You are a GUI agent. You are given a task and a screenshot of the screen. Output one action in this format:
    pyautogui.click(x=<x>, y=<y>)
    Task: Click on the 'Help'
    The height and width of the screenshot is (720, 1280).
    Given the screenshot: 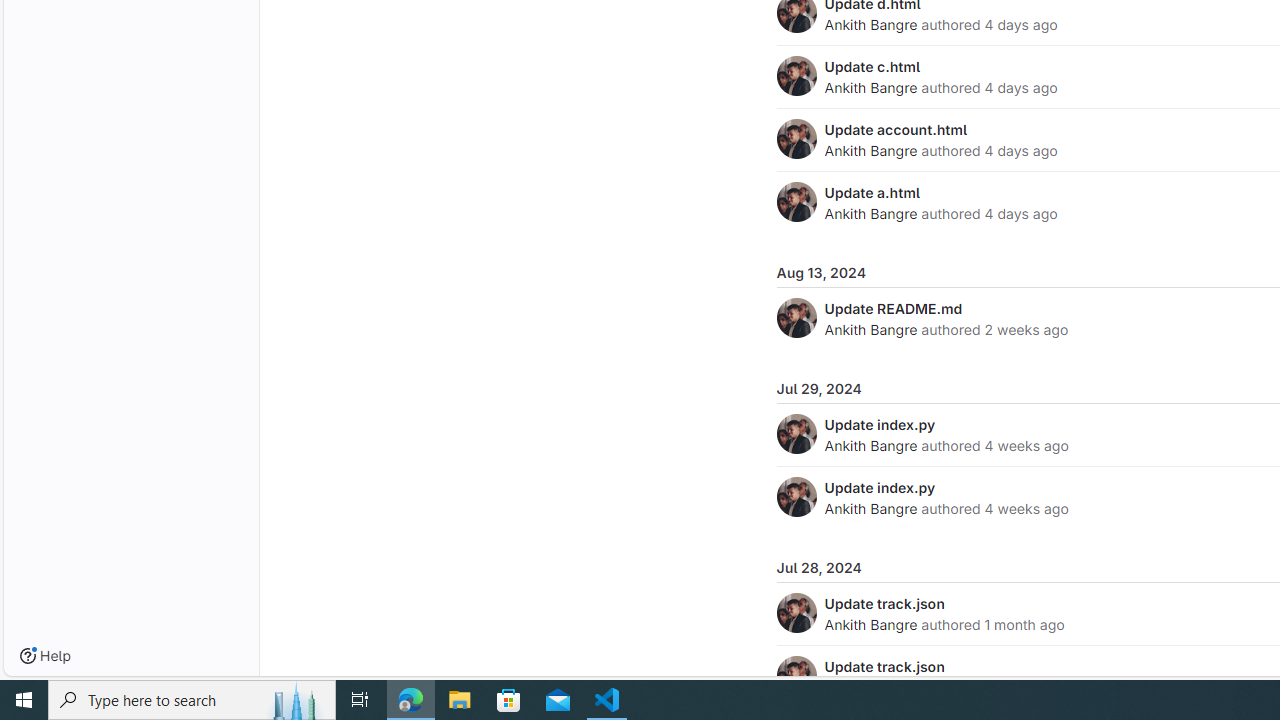 What is the action you would take?
    pyautogui.click(x=45, y=655)
    